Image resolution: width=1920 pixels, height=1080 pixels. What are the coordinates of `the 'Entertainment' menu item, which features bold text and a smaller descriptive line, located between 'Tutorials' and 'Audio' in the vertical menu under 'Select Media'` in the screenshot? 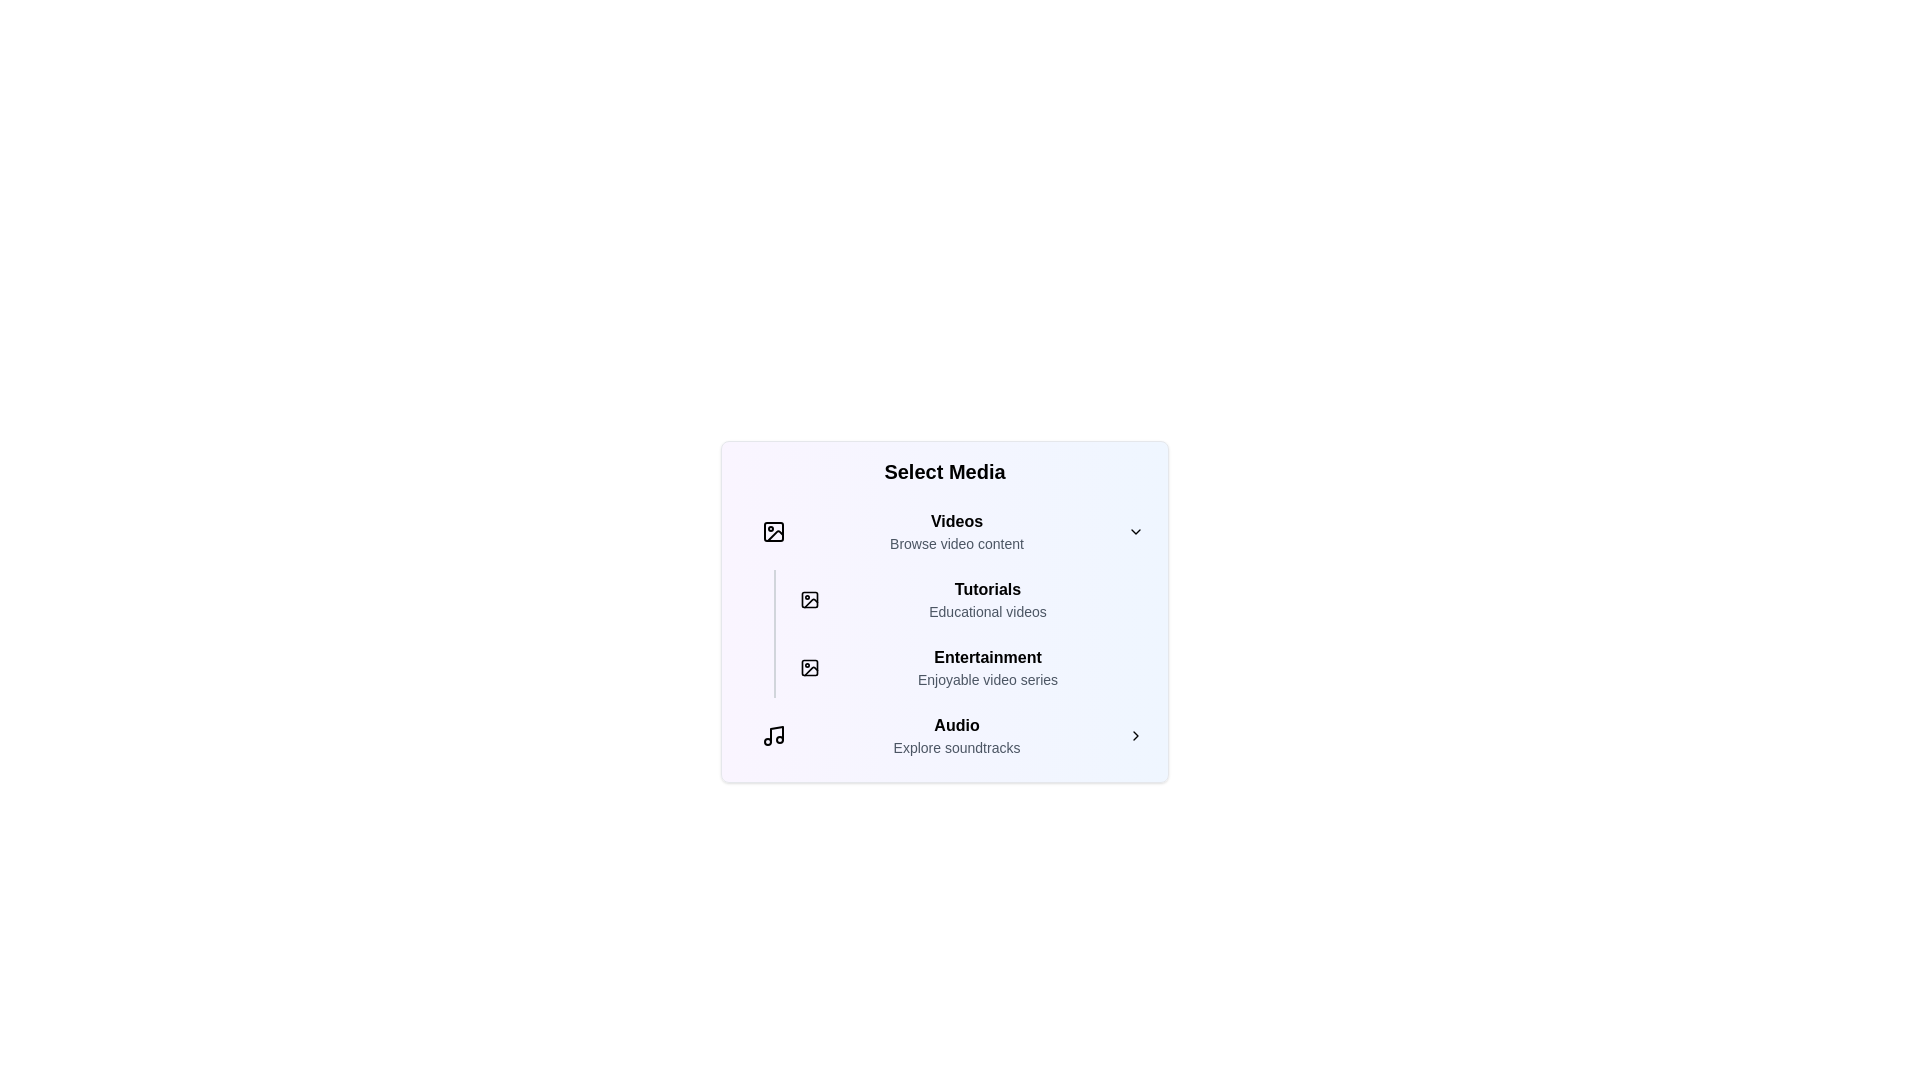 It's located at (971, 667).